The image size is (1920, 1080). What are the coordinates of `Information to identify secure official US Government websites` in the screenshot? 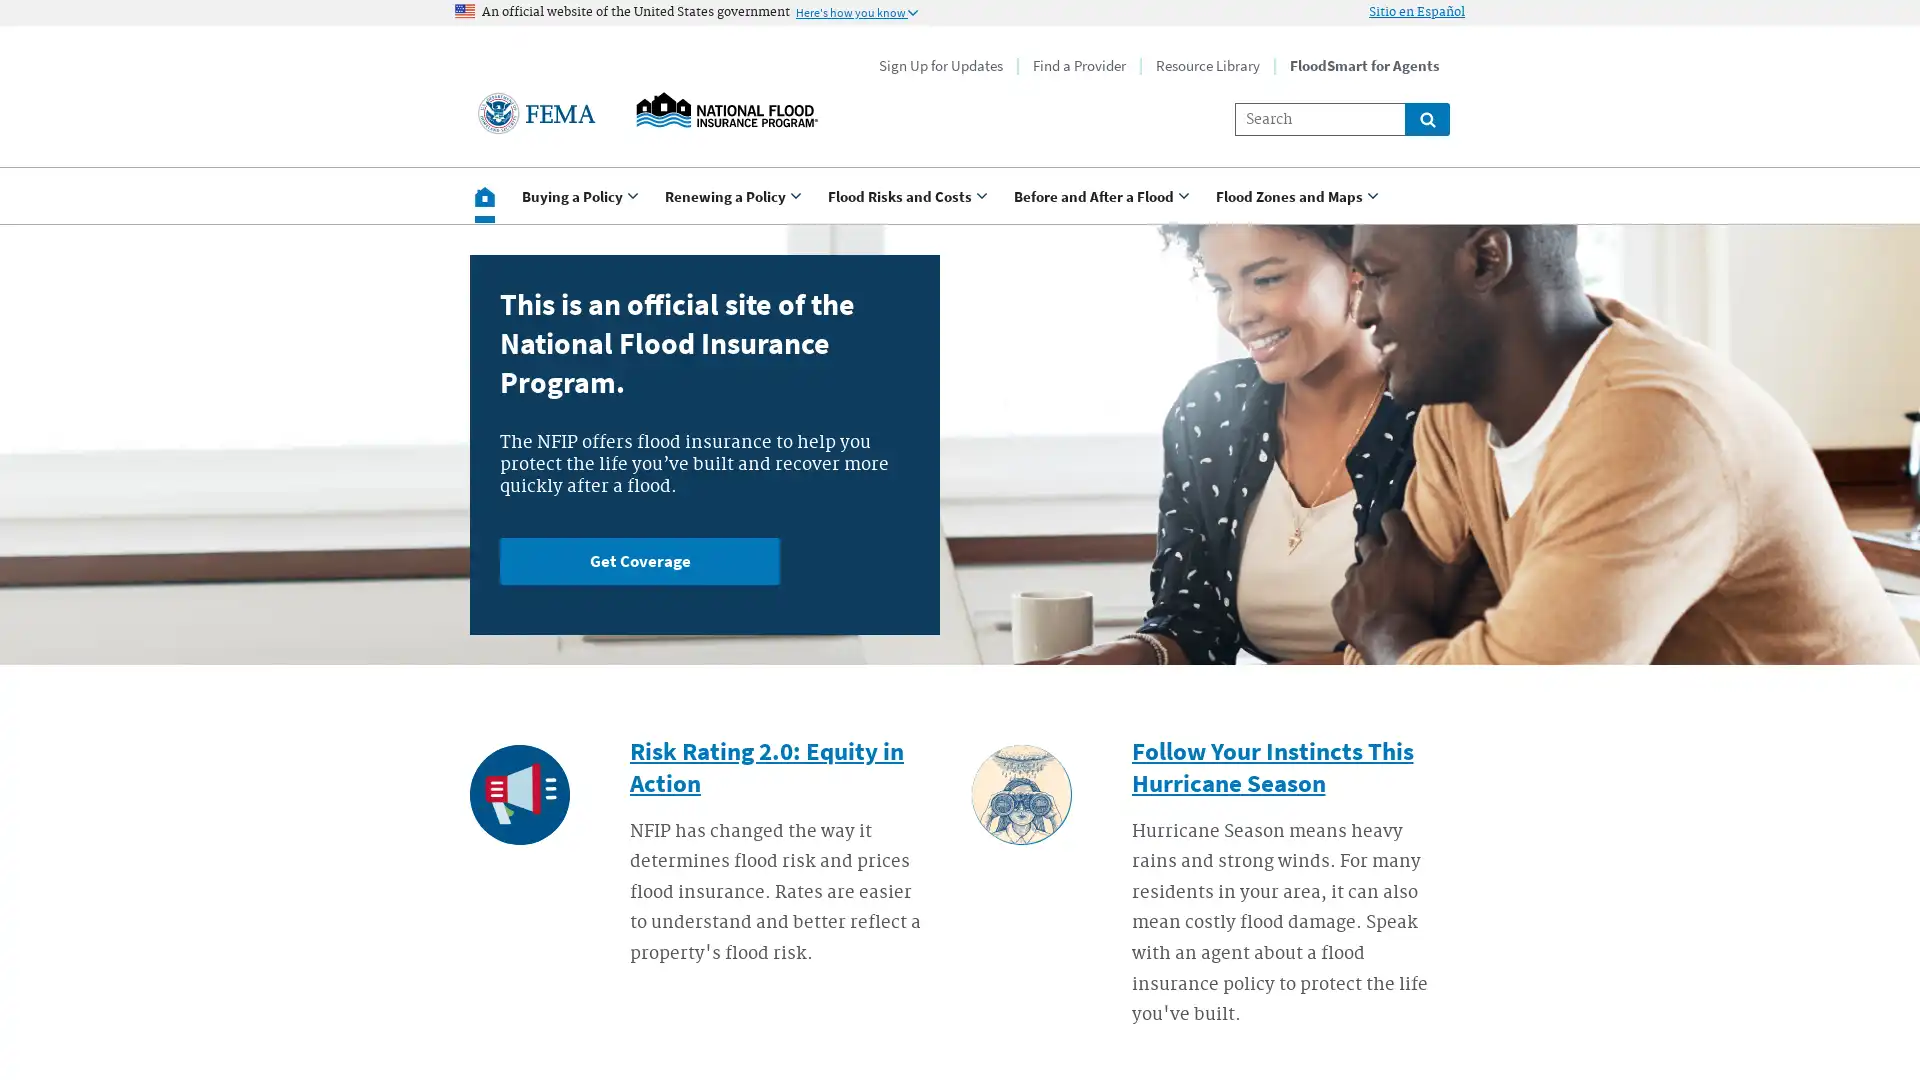 It's located at (857, 11).